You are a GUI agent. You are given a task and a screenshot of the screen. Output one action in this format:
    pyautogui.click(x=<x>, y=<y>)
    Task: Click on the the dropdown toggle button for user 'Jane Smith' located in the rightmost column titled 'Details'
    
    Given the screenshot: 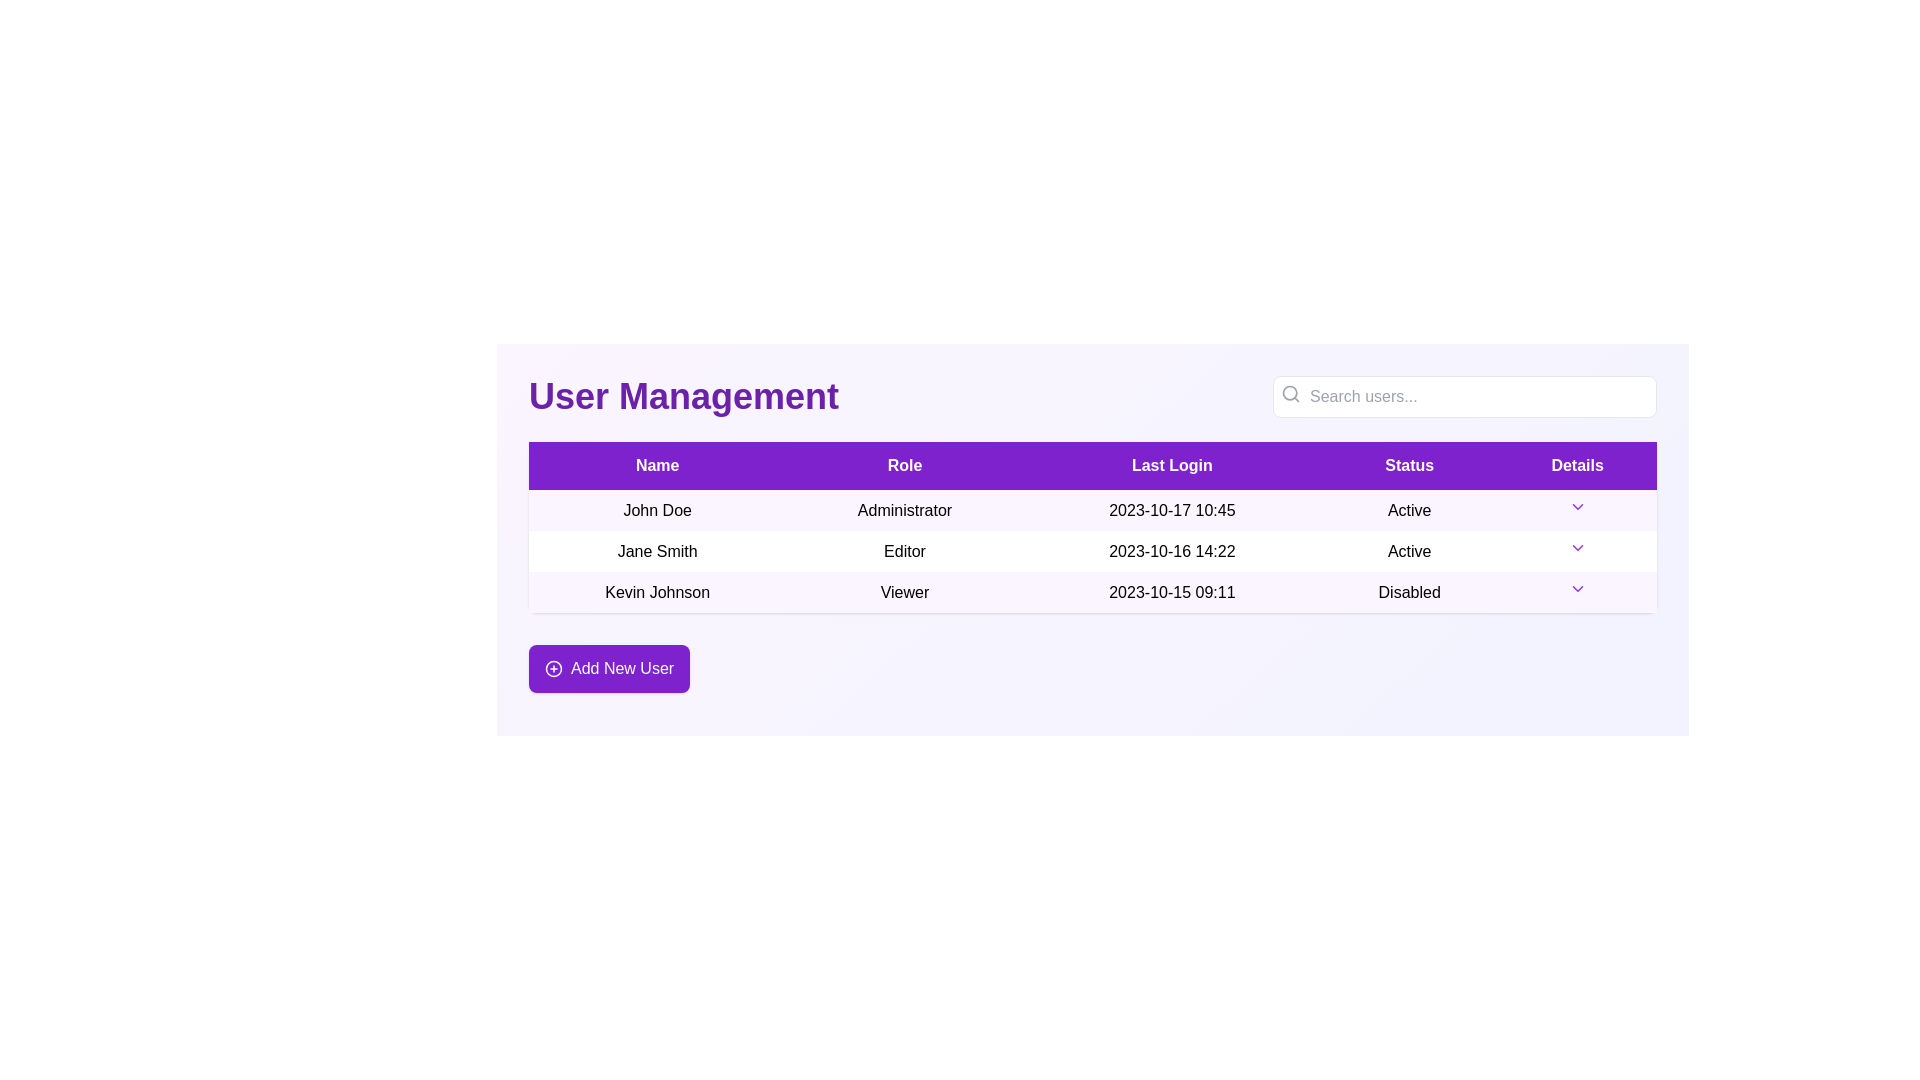 What is the action you would take?
    pyautogui.click(x=1576, y=551)
    